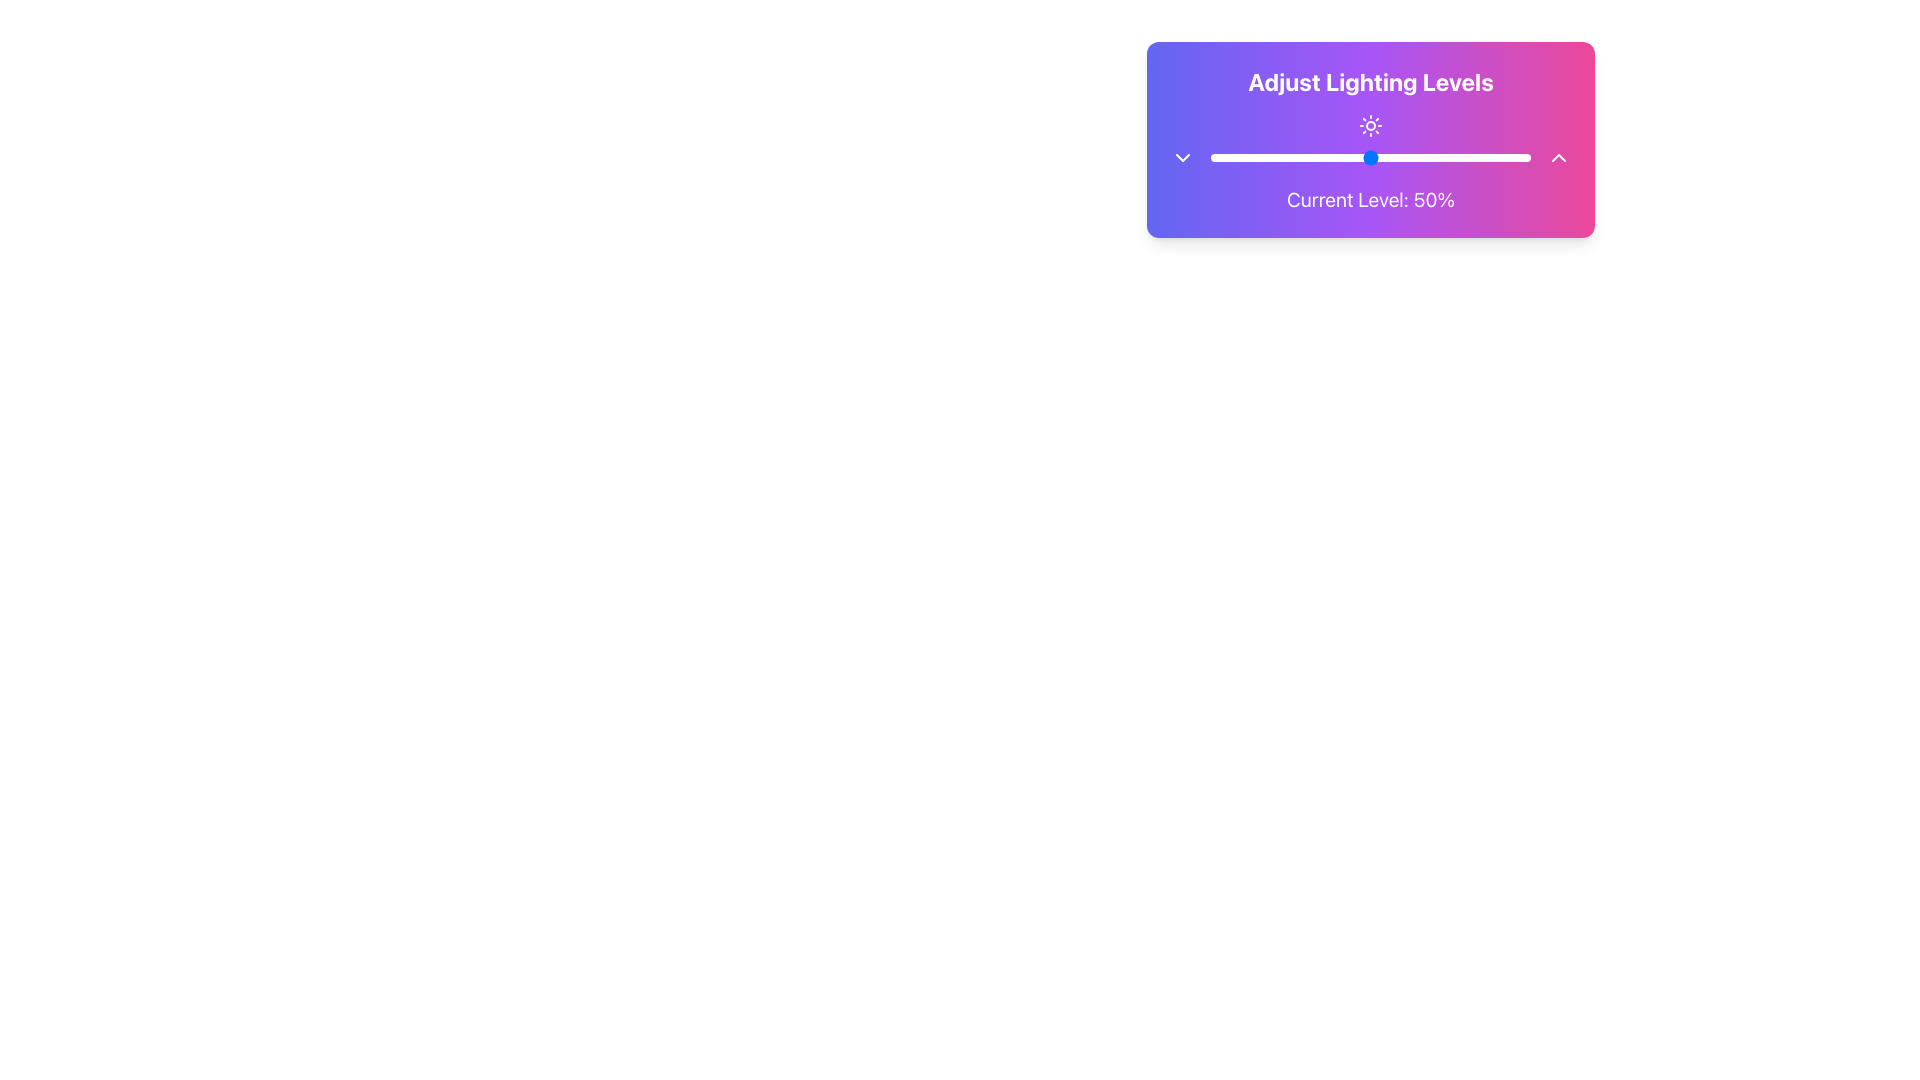 The height and width of the screenshot is (1080, 1920). What do you see at coordinates (1408, 157) in the screenshot?
I see `the lighting level` at bounding box center [1408, 157].